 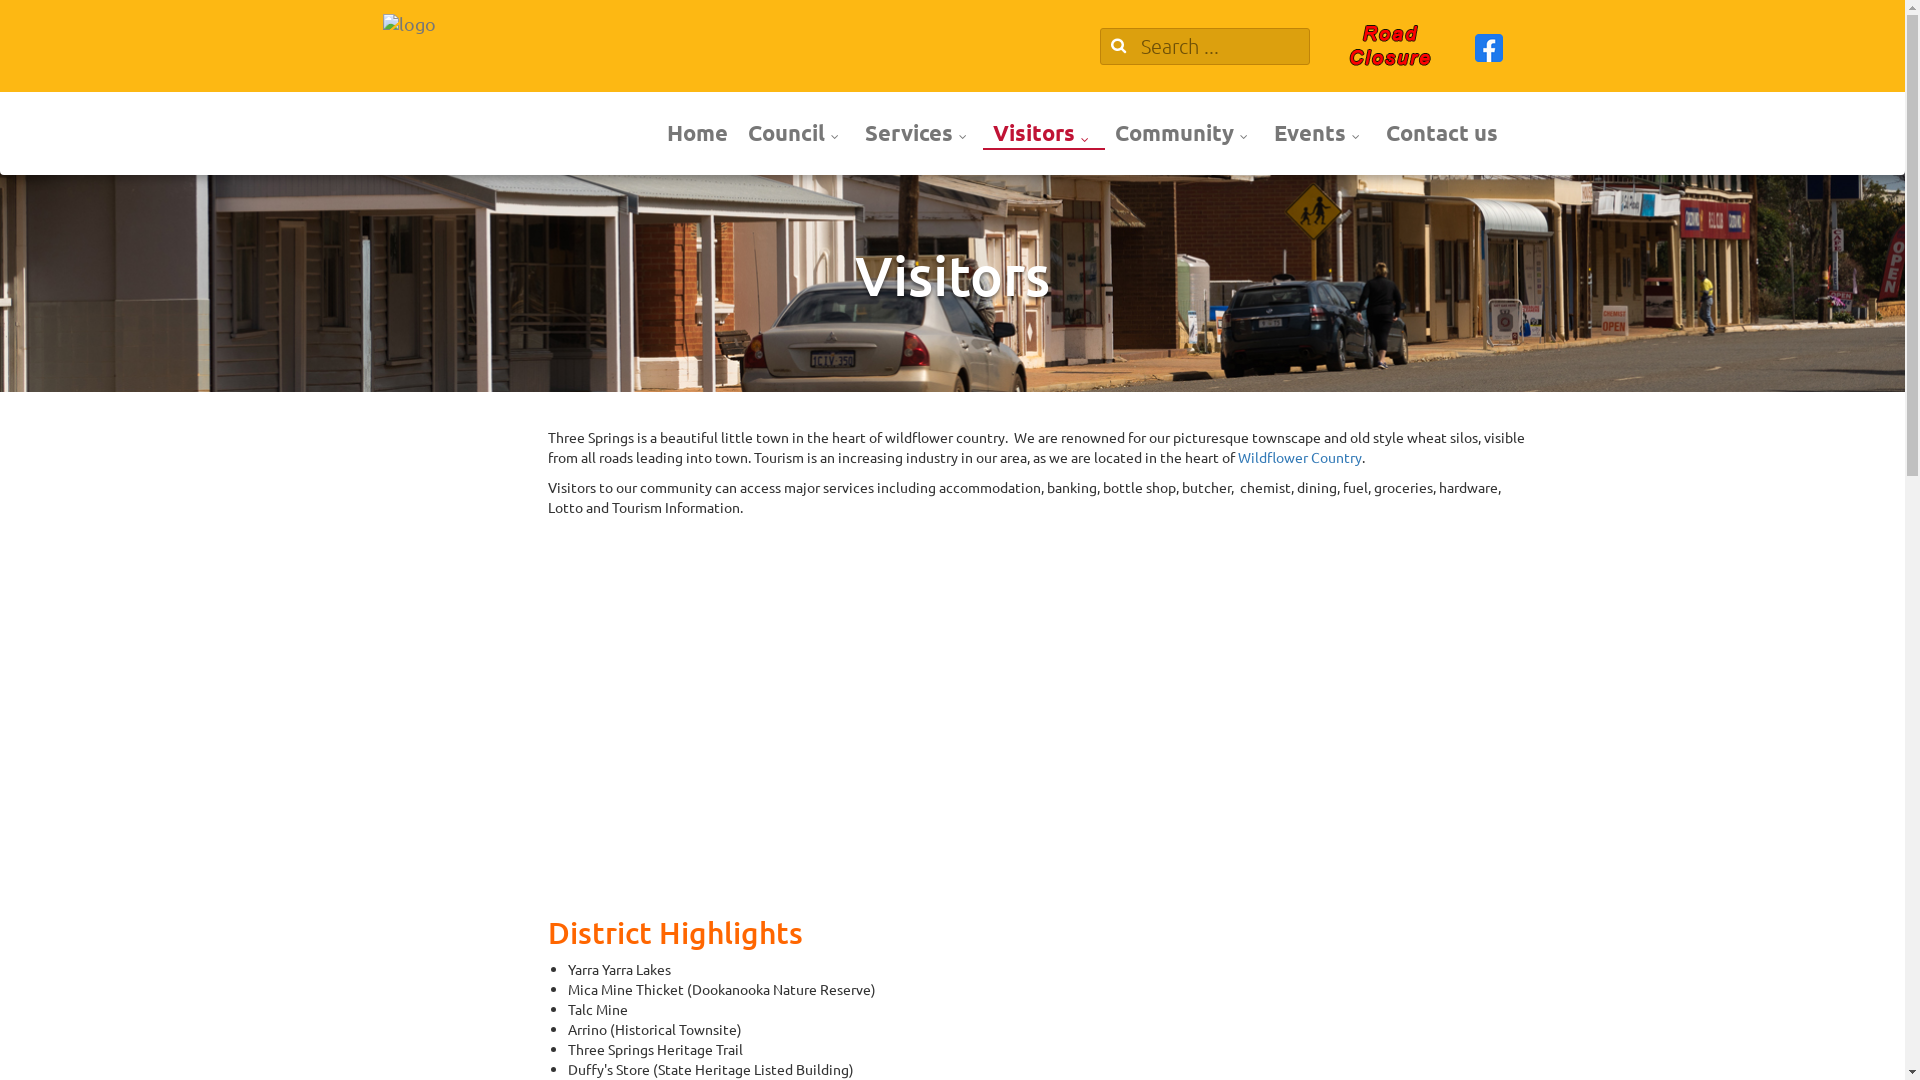 What do you see at coordinates (696, 132) in the screenshot?
I see `'Home'` at bounding box center [696, 132].